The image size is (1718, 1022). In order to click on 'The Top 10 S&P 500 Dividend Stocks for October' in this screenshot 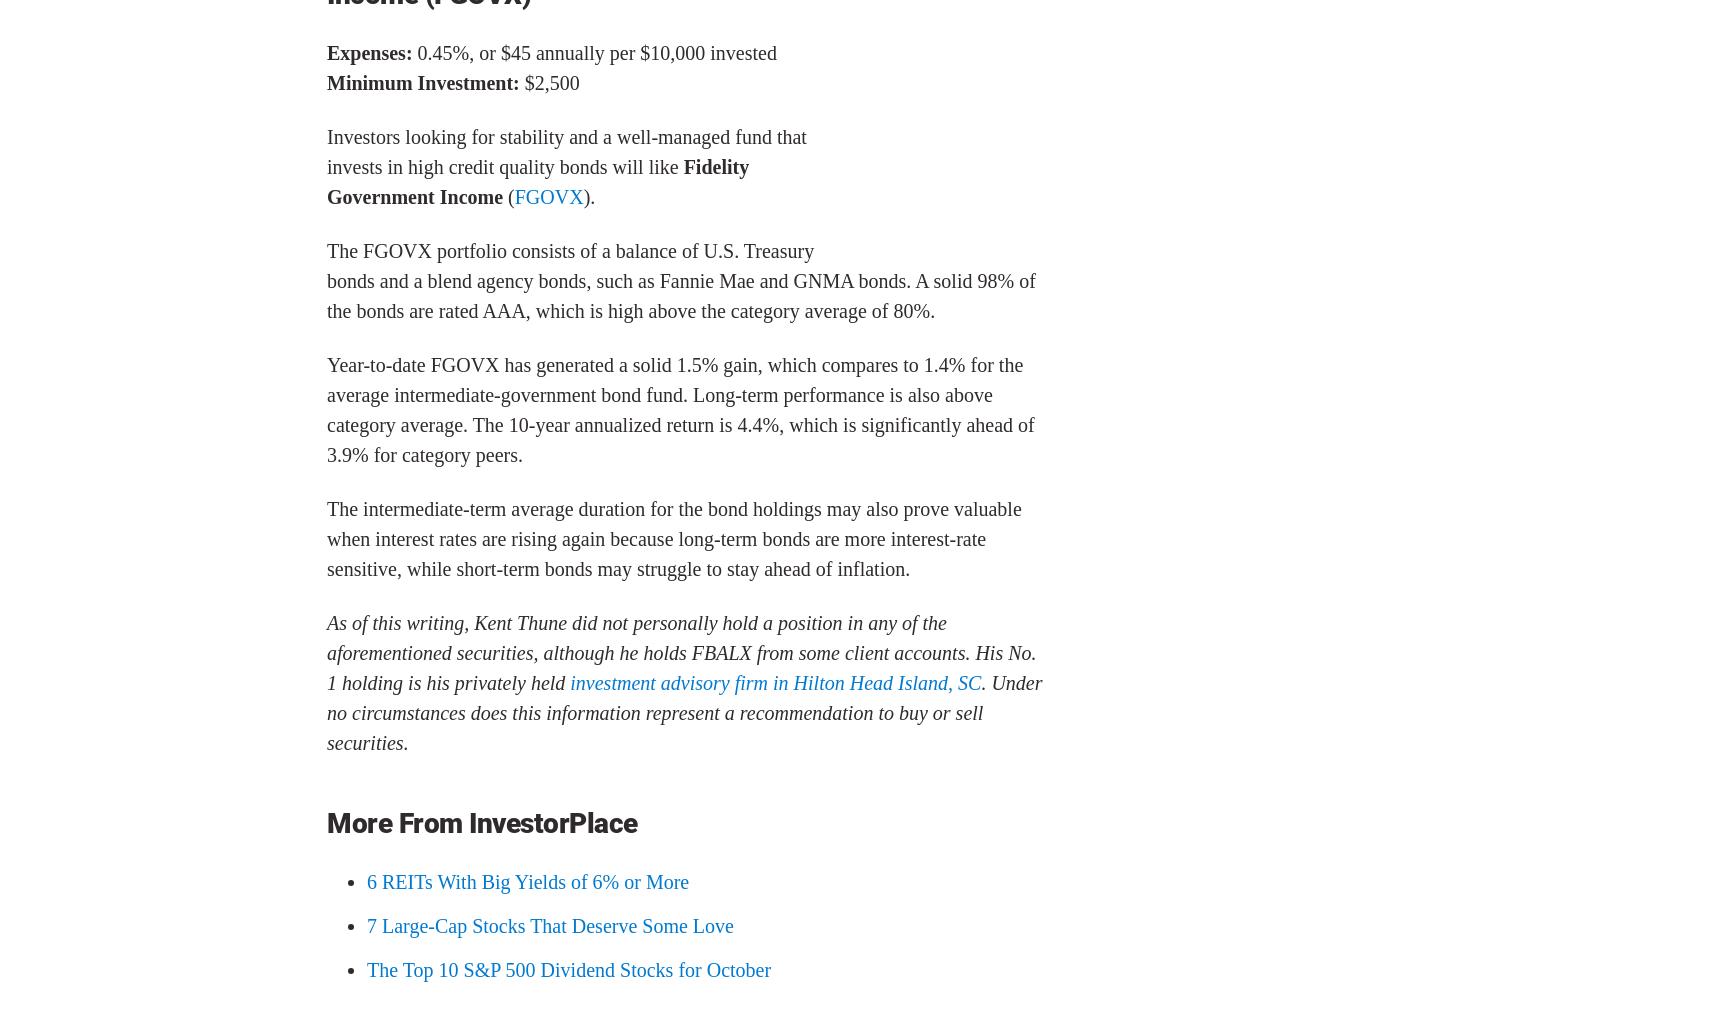, I will do `click(568, 967)`.